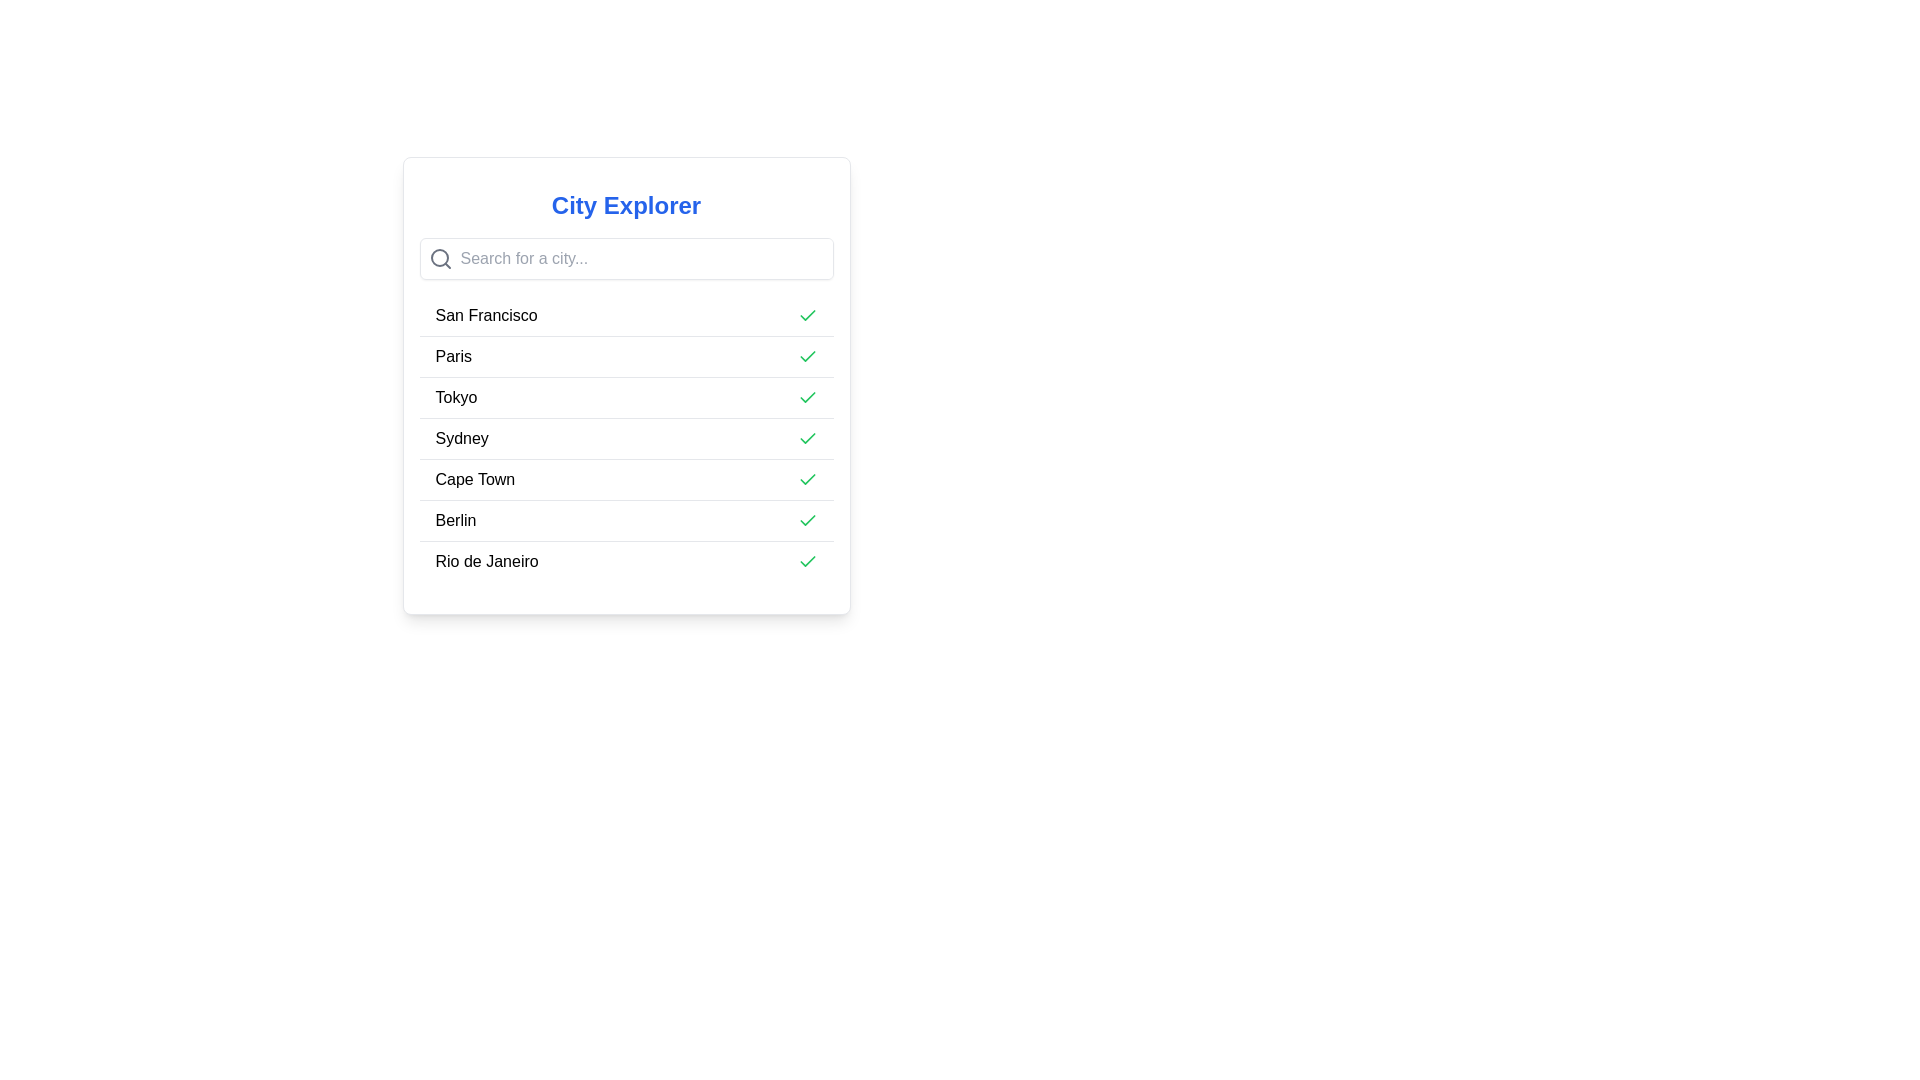  I want to click on the green checkmark icon located to the right of the list entry for 'Paris', so click(807, 356).